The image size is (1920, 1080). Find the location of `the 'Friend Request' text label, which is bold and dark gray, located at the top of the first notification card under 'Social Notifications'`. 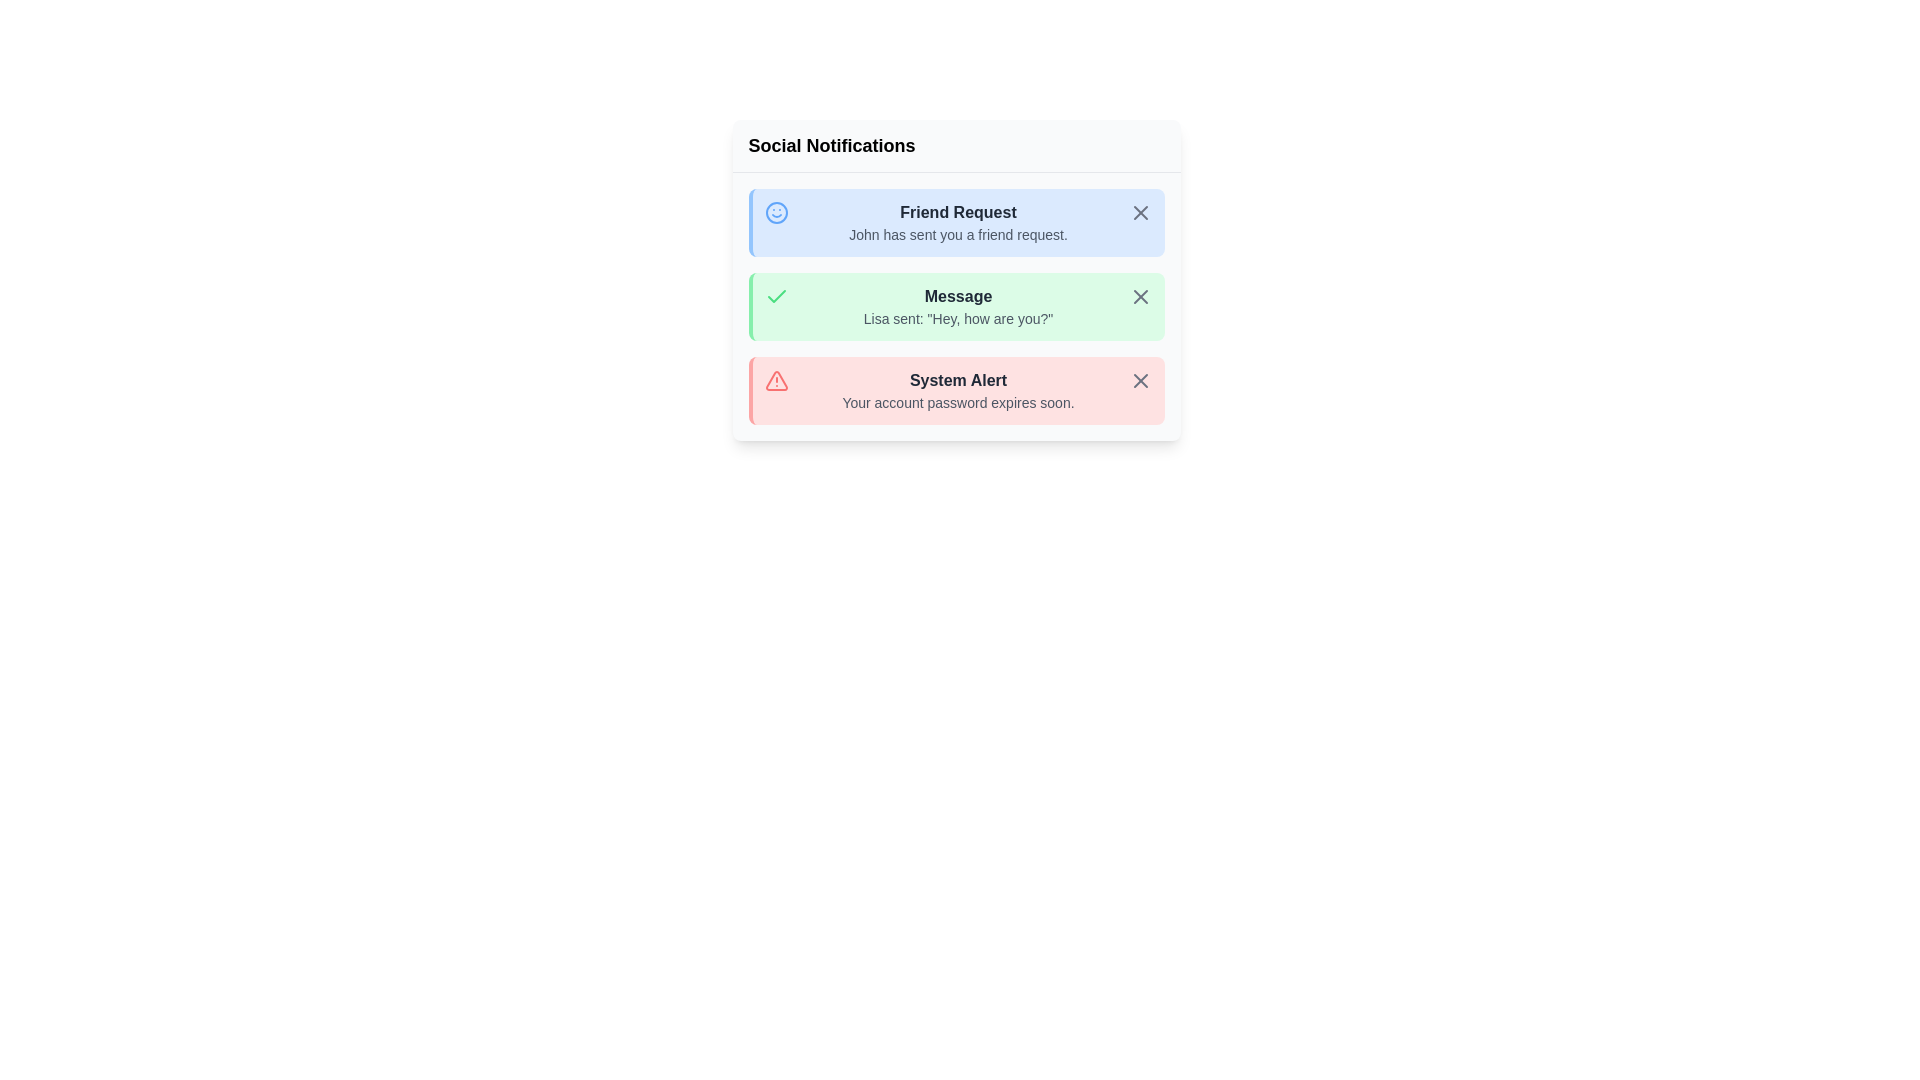

the 'Friend Request' text label, which is bold and dark gray, located at the top of the first notification card under 'Social Notifications' is located at coordinates (957, 212).